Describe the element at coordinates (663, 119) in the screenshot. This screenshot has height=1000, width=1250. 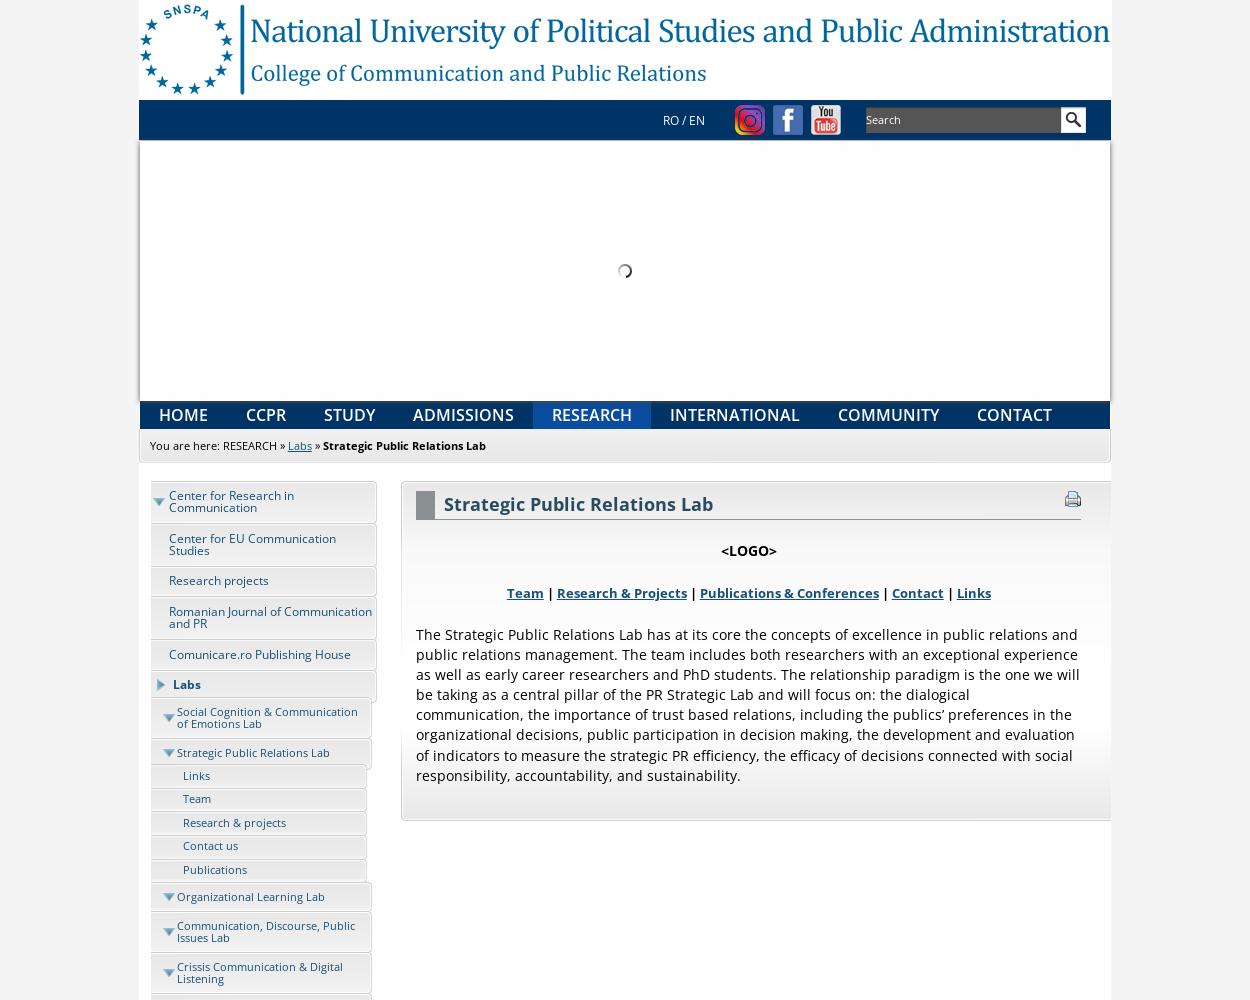
I see `'RO'` at that location.